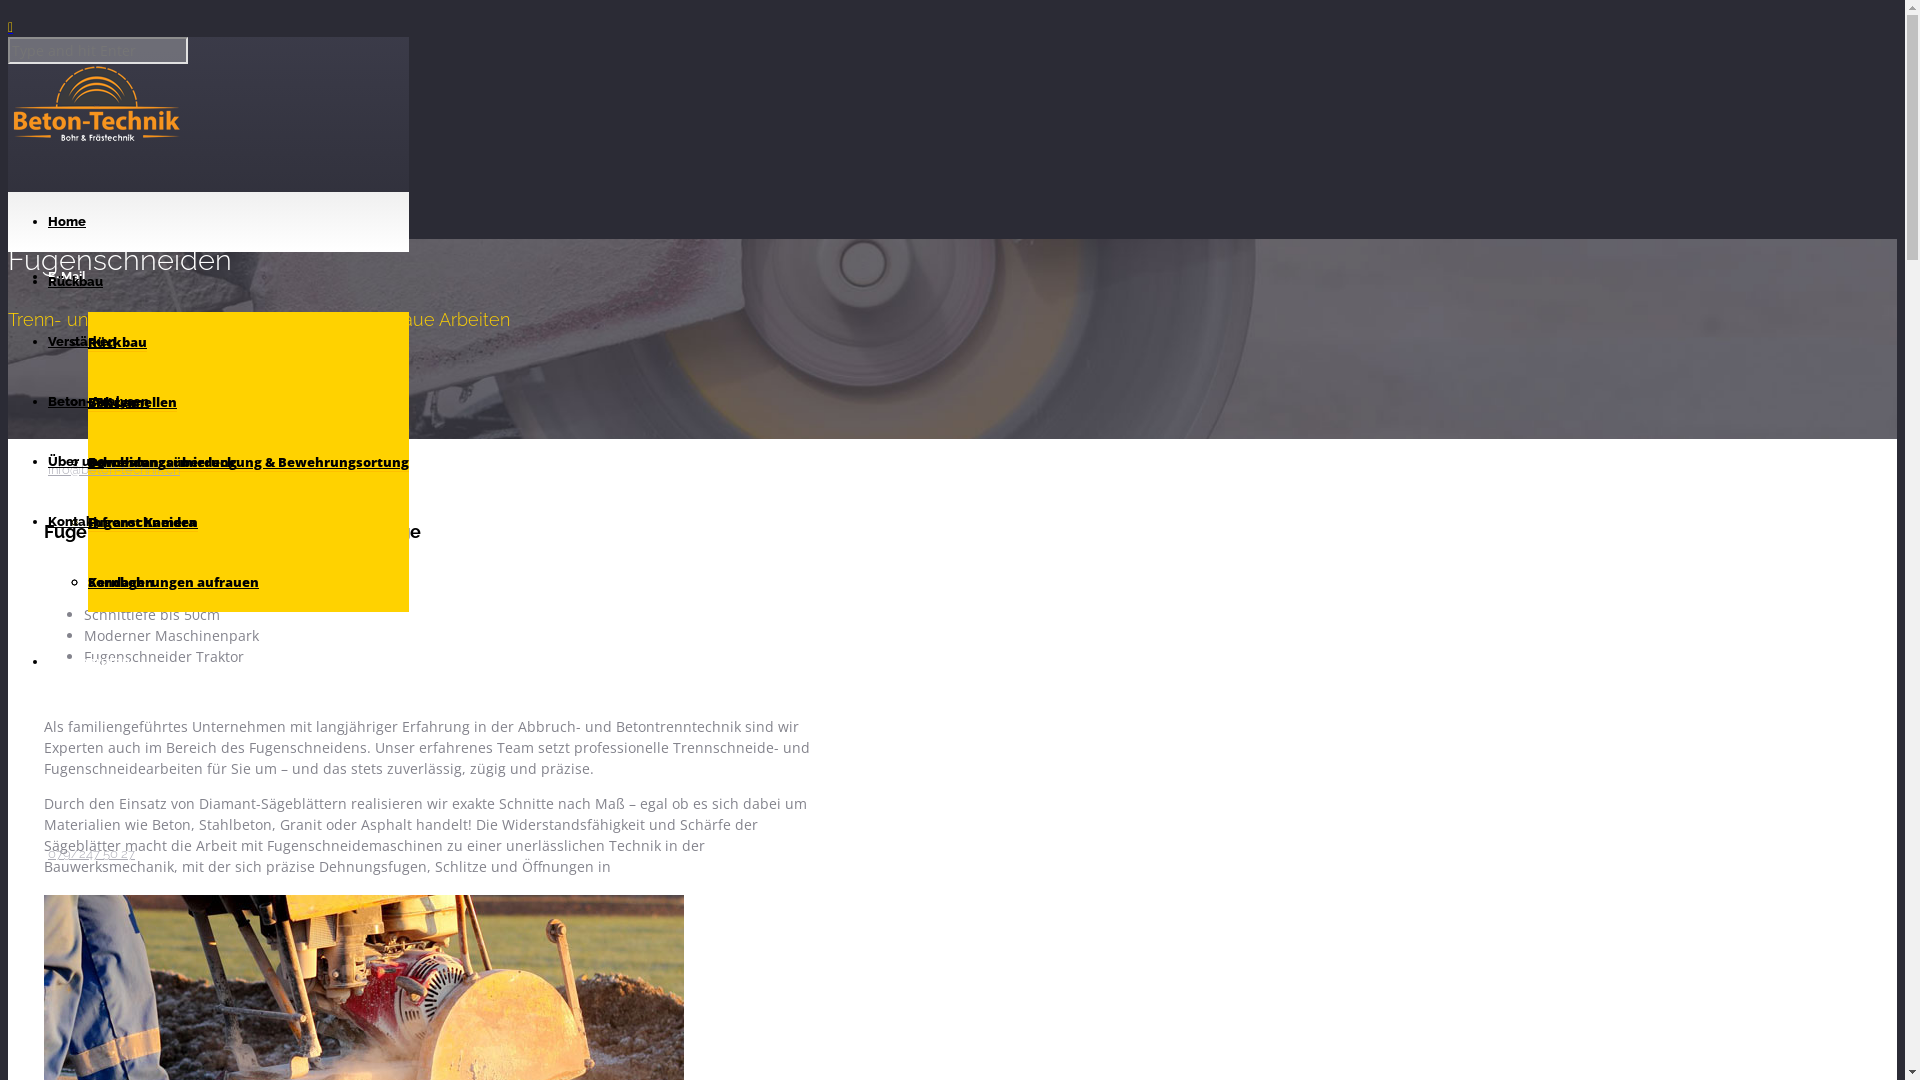 This screenshot has height=1080, width=1920. Describe the element at coordinates (90, 853) in the screenshot. I see `'079/247 50 27'` at that location.